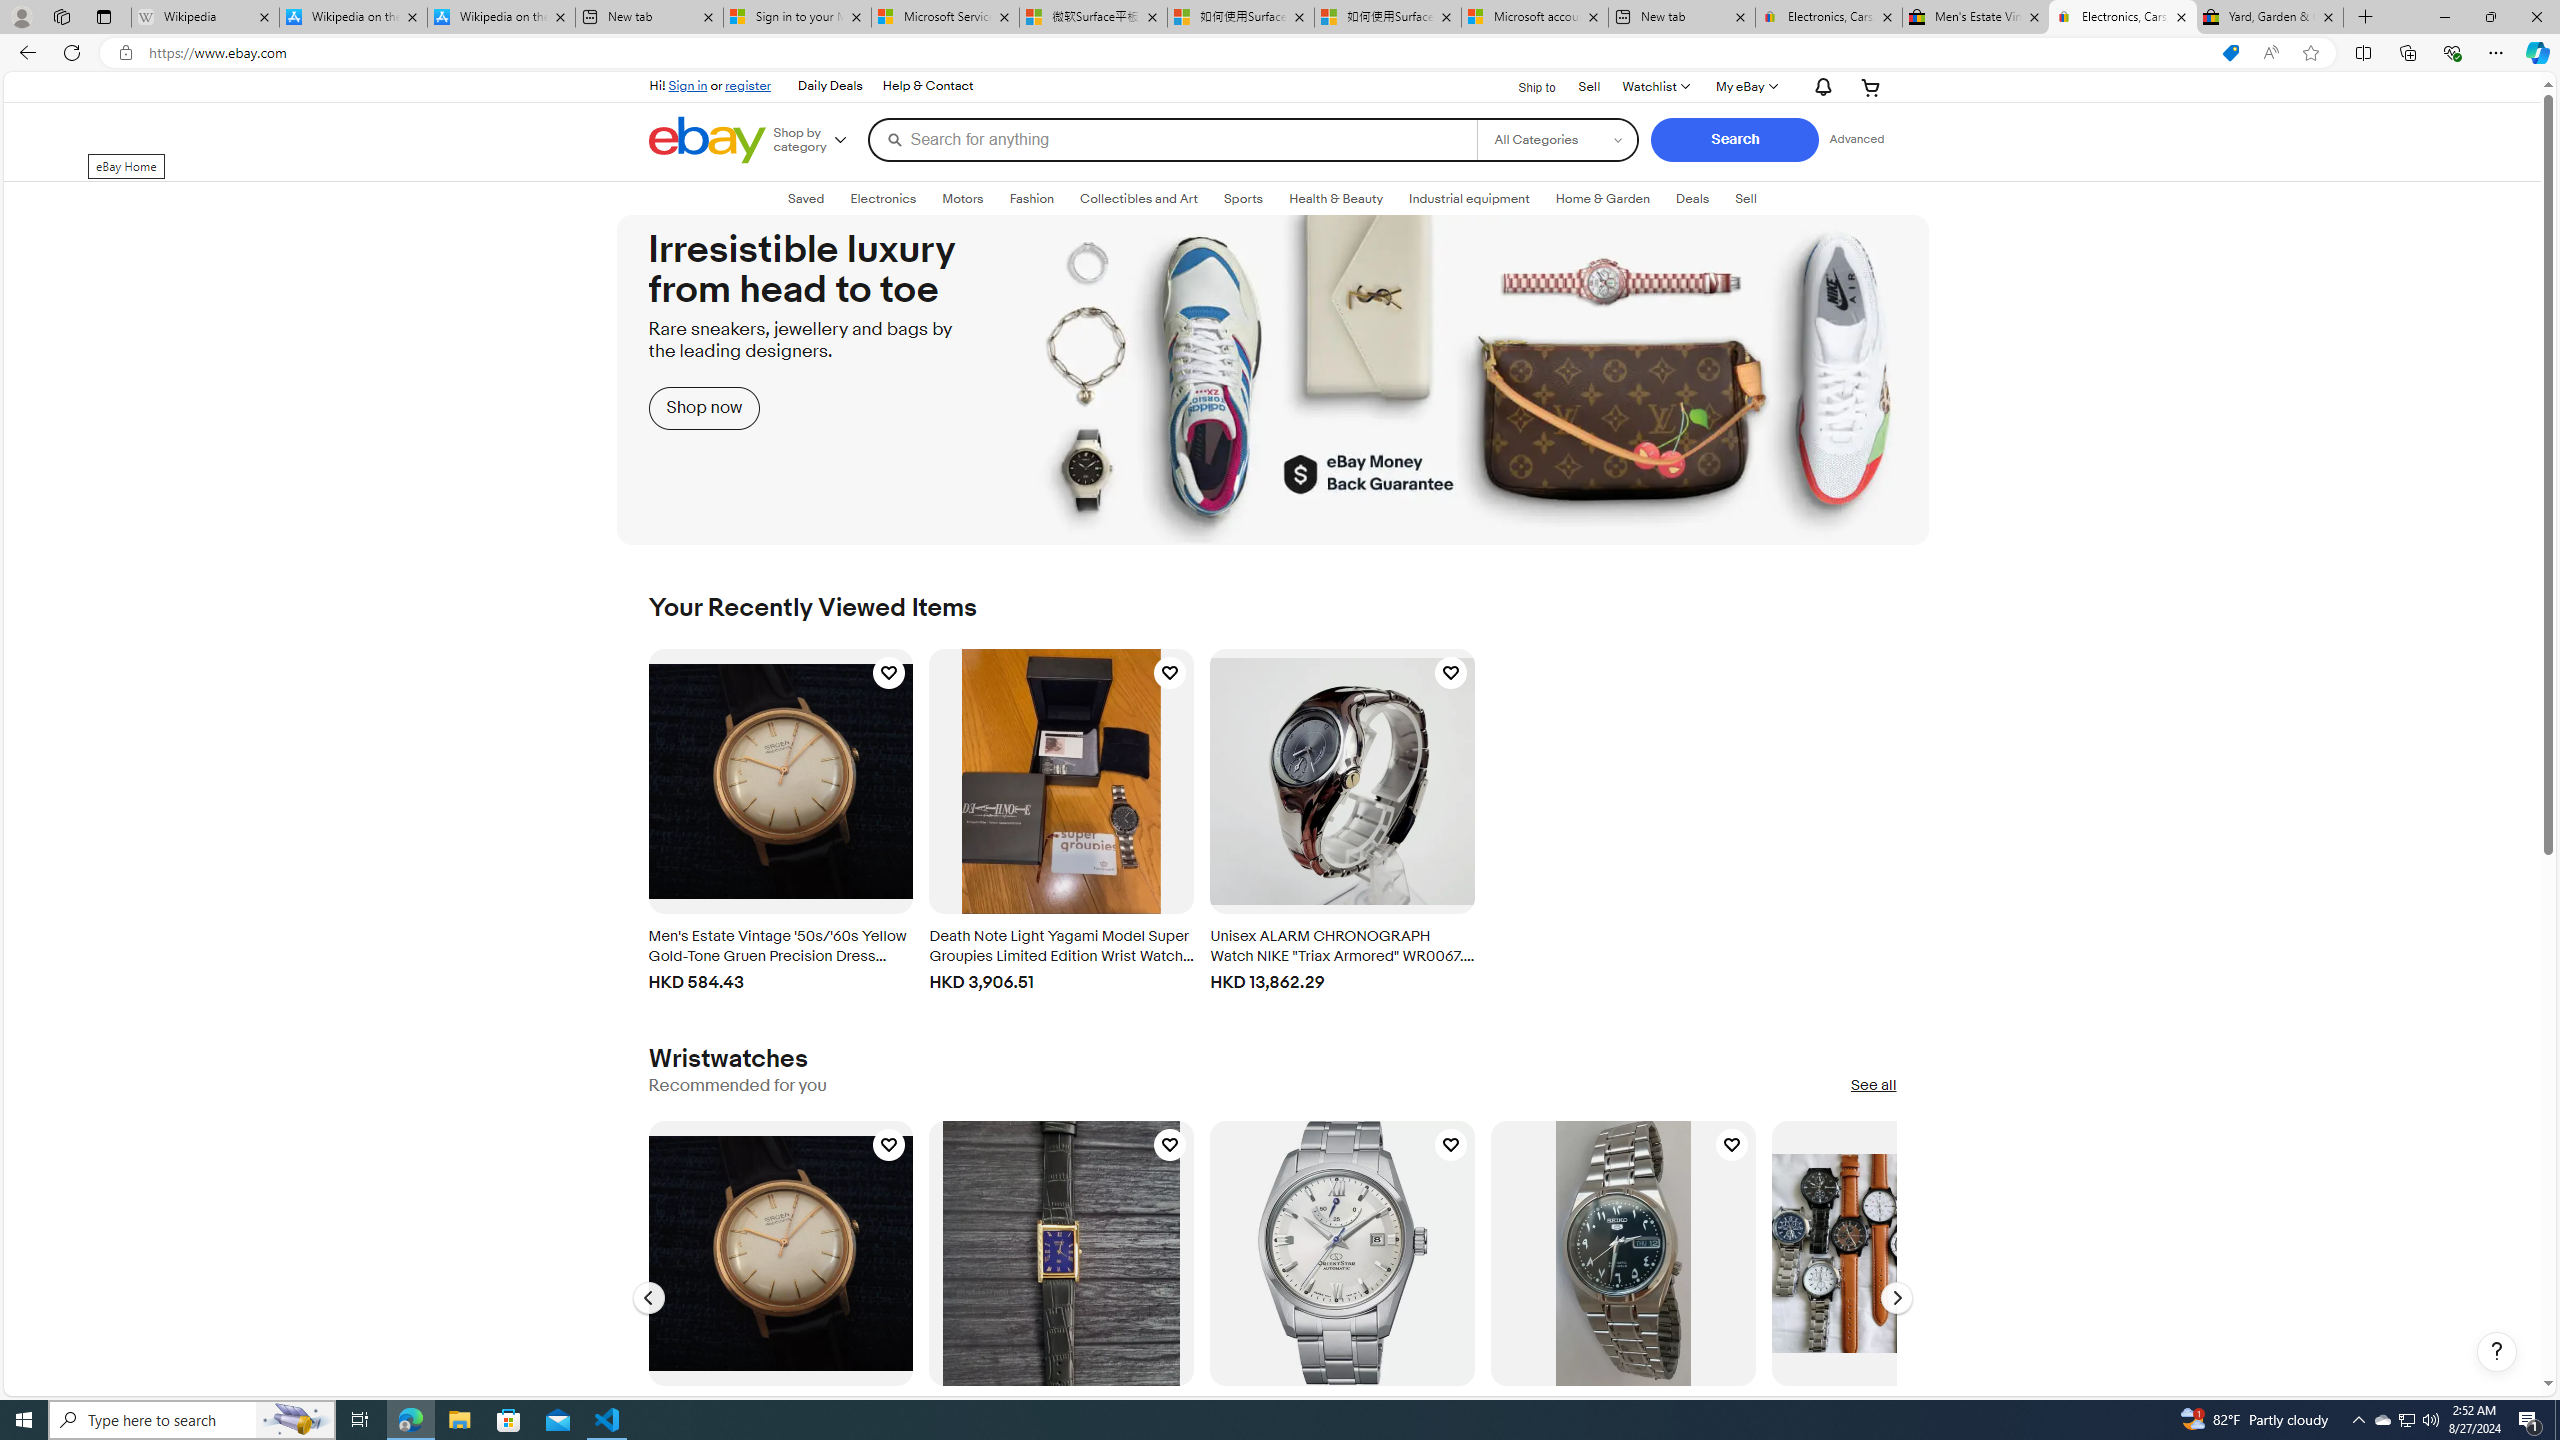 The image size is (2560, 1440). Describe the element at coordinates (828, 85) in the screenshot. I see `'Daily Deals'` at that location.